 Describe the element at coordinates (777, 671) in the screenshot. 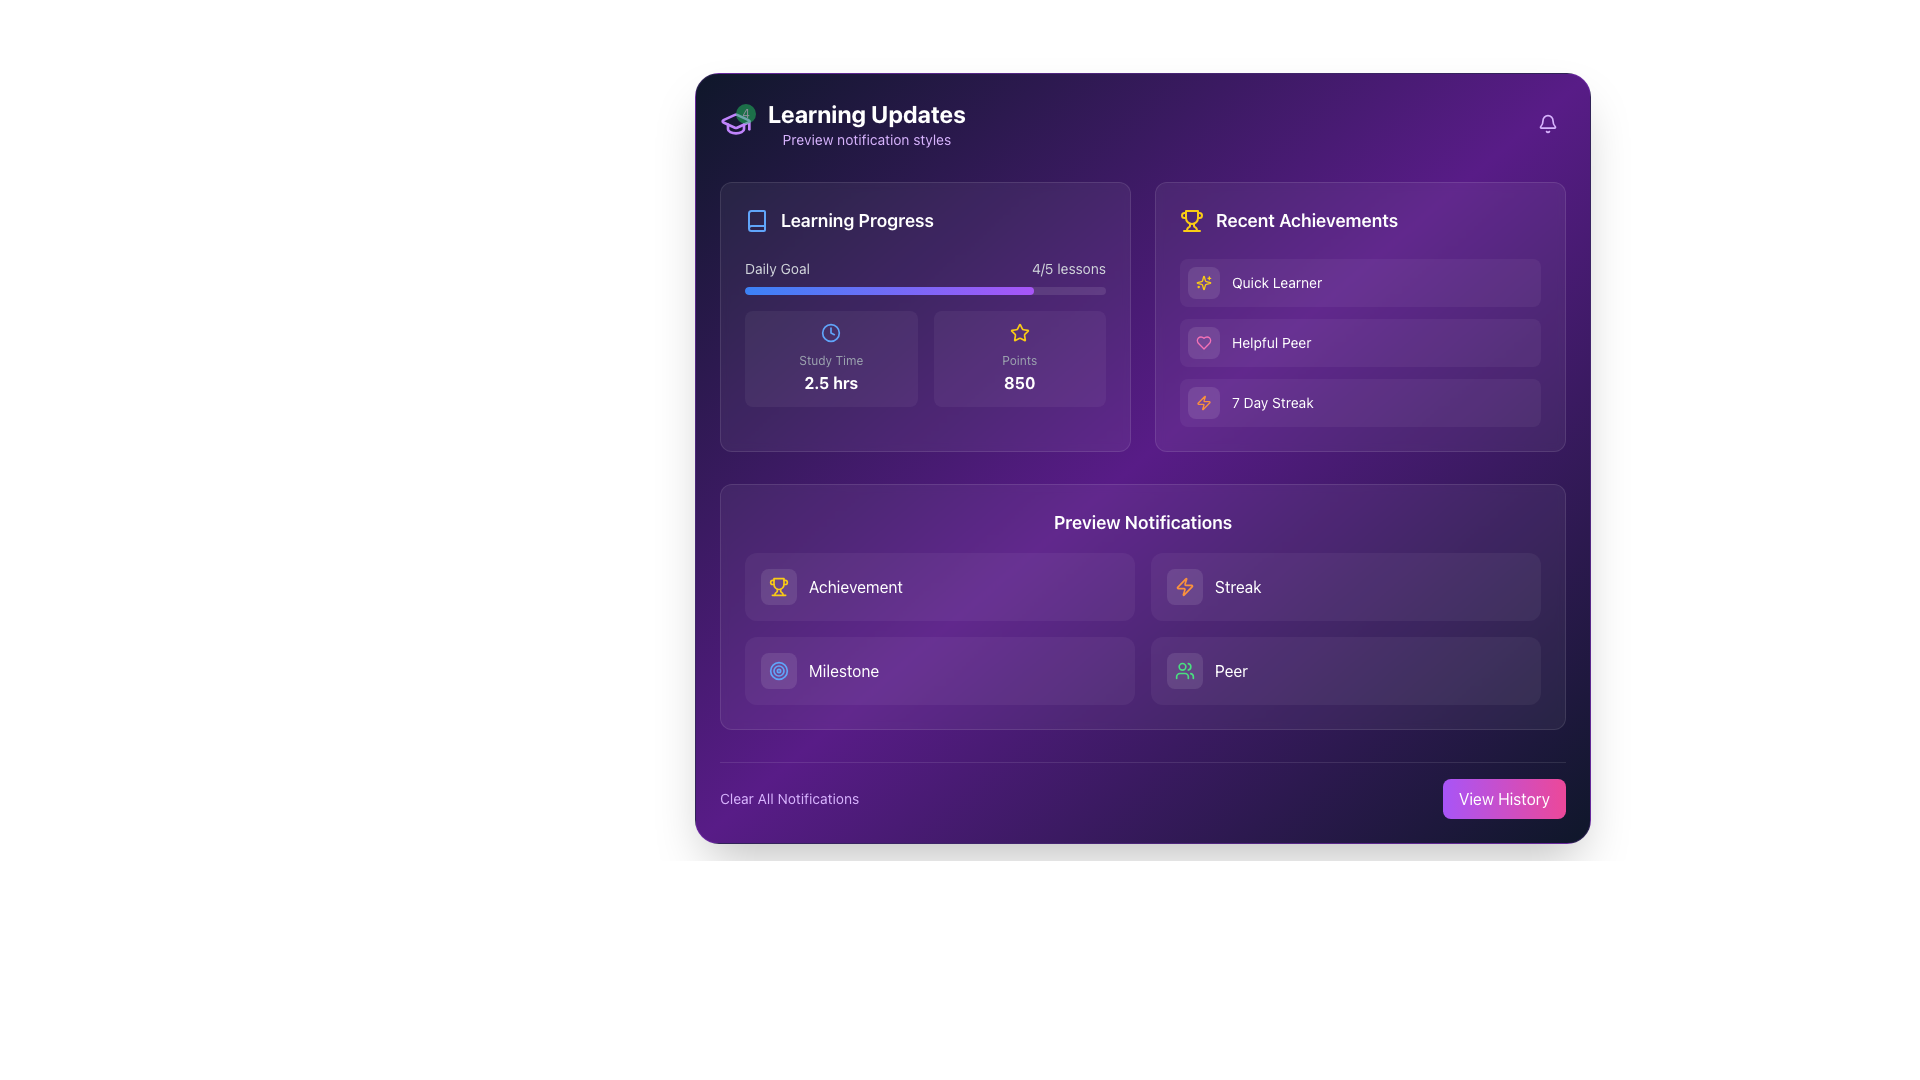

I see `the details of the Target icon, which is a small circular icon with concentric circles in shades of blue, located within the 'Preview Notifications' section next to the label 'Milestone'` at that location.